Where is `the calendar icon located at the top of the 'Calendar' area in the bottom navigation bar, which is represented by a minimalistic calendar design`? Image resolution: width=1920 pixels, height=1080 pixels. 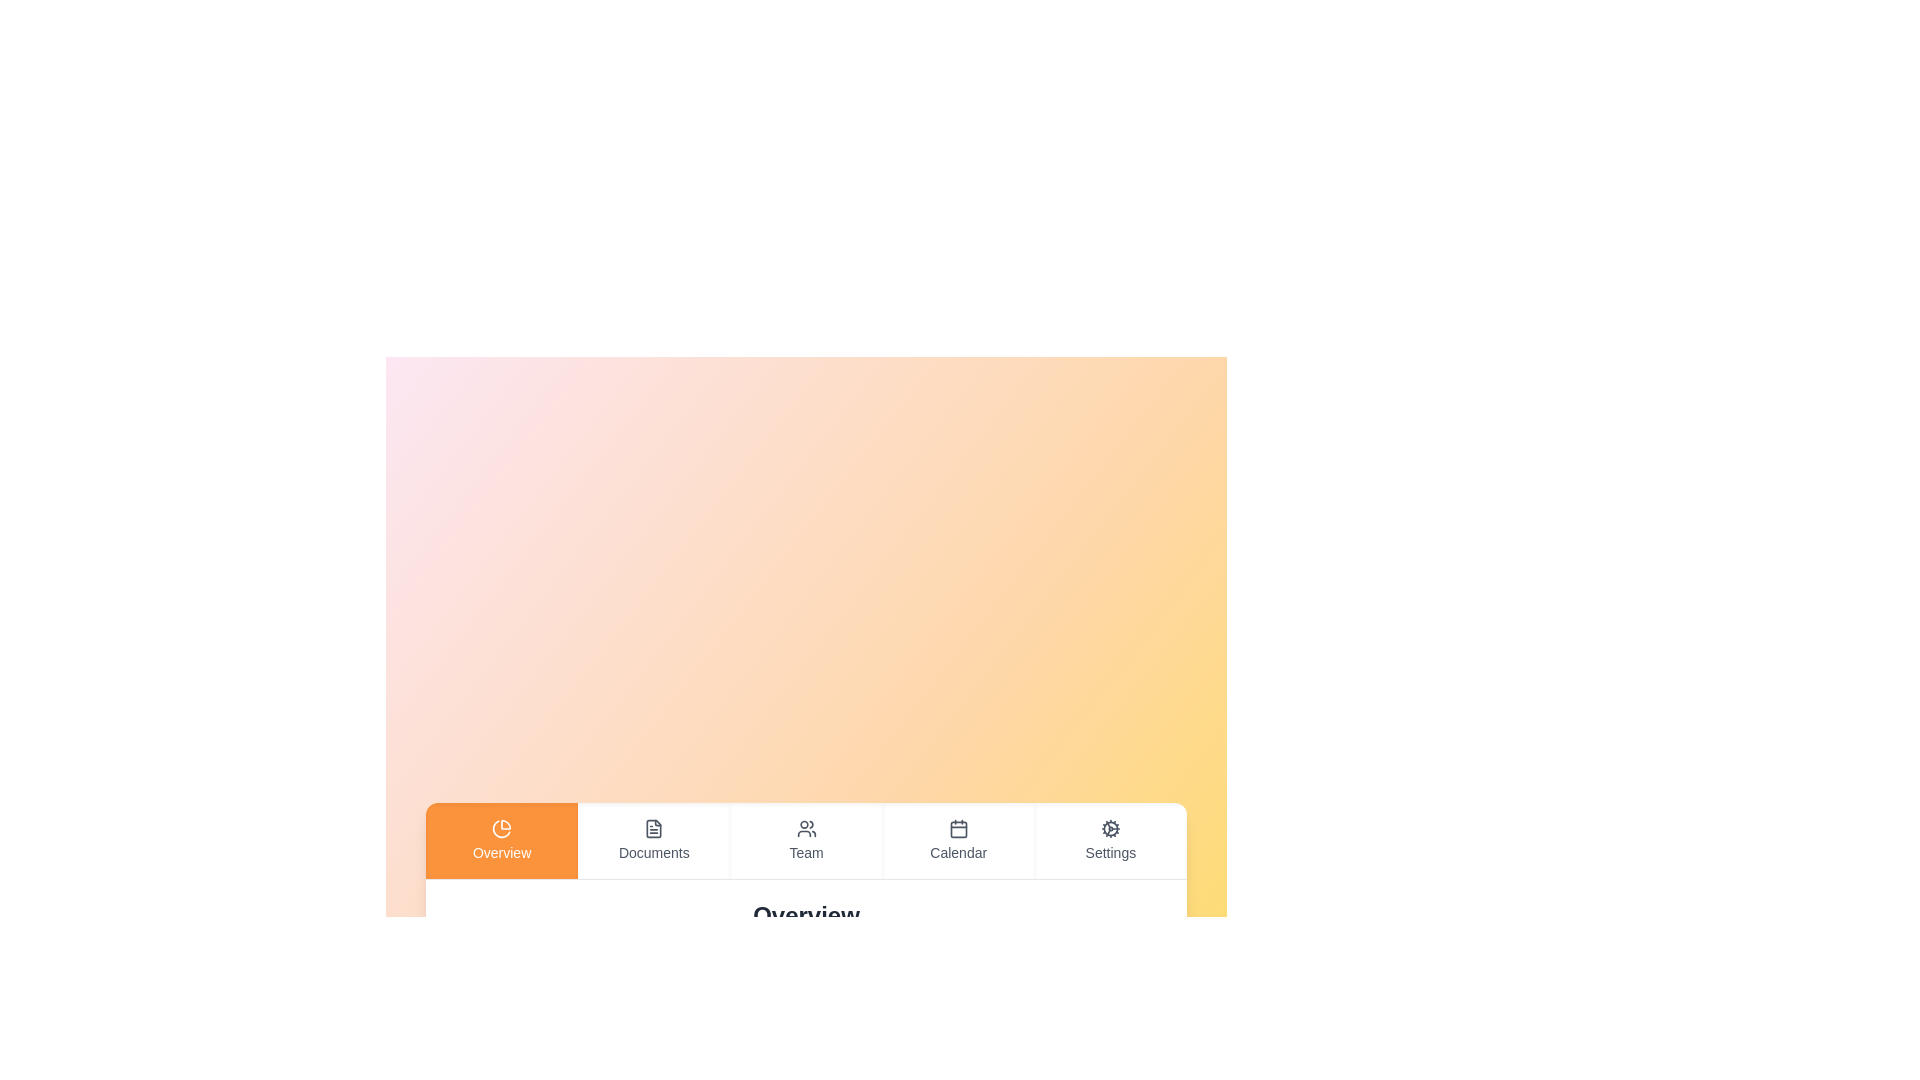
the calendar icon located at the top of the 'Calendar' area in the bottom navigation bar, which is represented by a minimalistic calendar design is located at coordinates (957, 828).